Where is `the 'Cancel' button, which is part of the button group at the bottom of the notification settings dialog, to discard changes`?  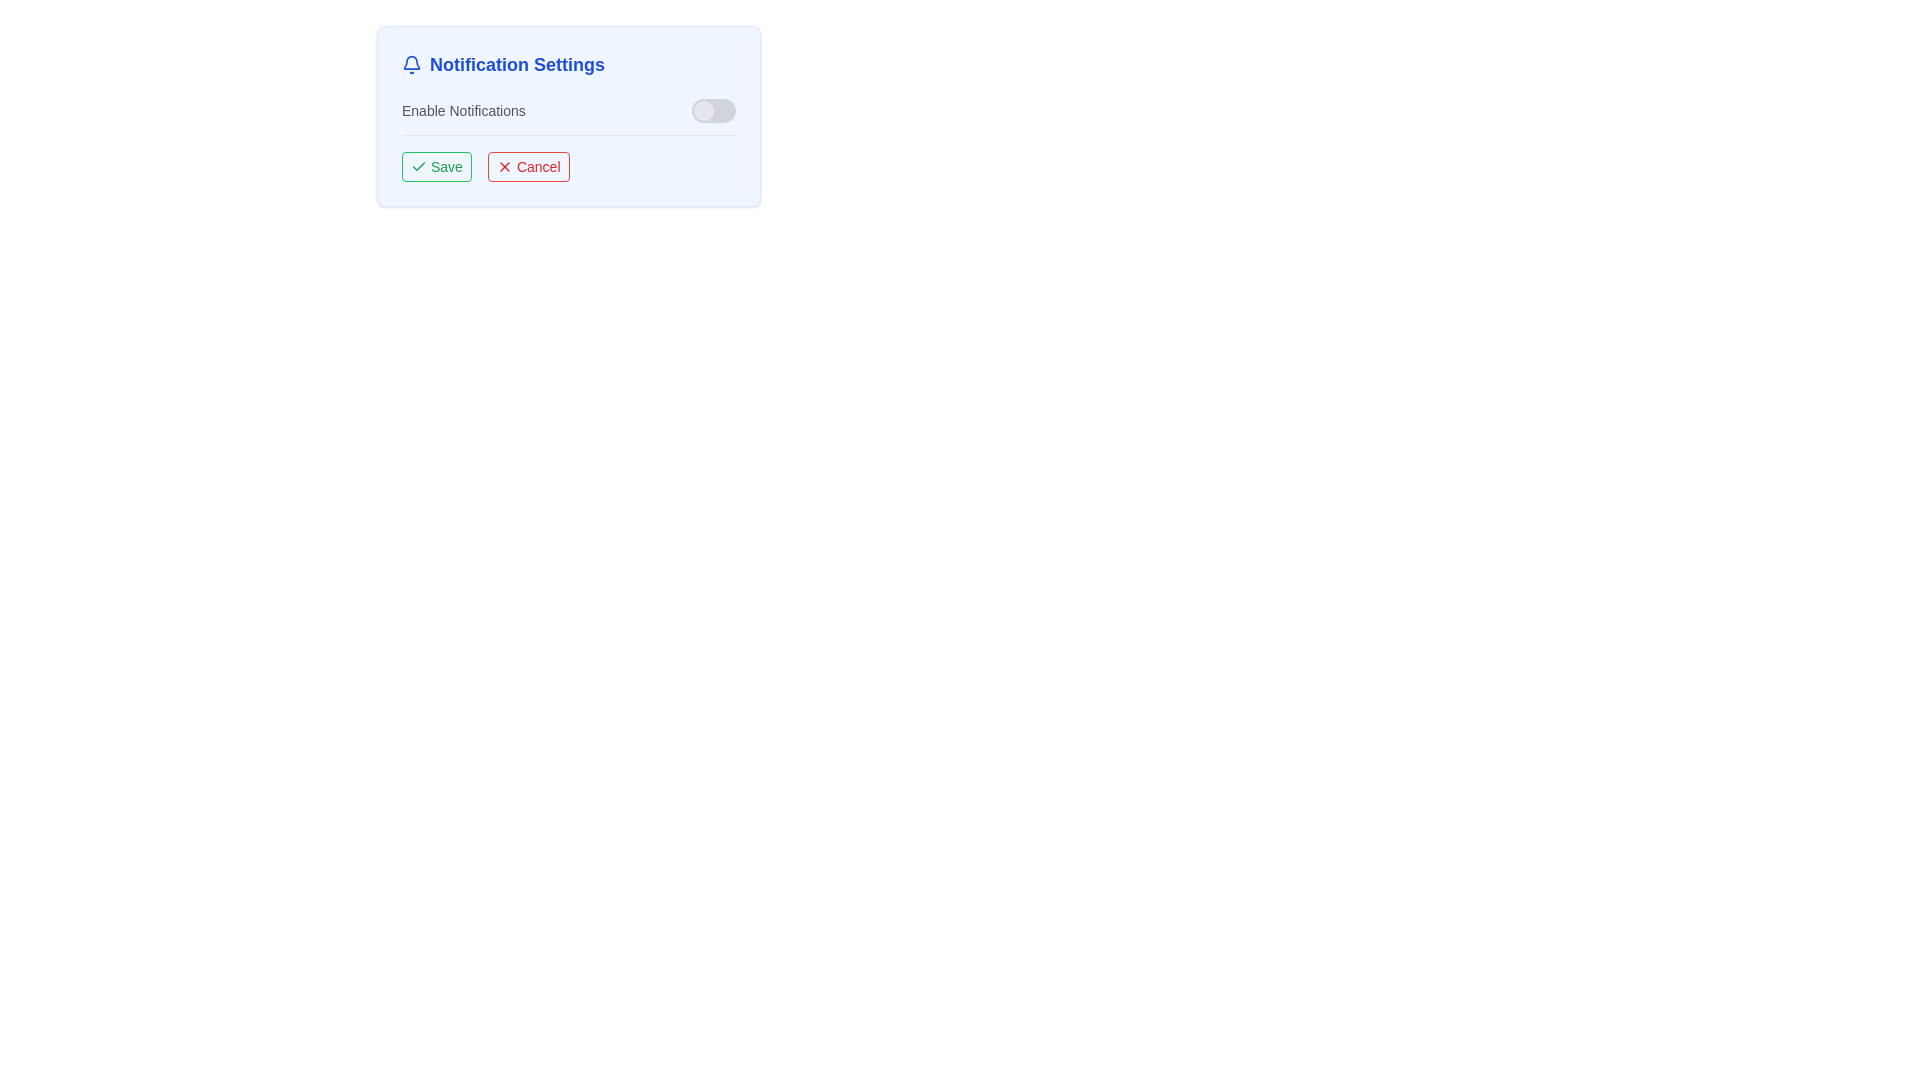 the 'Cancel' button, which is part of the button group at the bottom of the notification settings dialog, to discard changes is located at coordinates (568, 165).